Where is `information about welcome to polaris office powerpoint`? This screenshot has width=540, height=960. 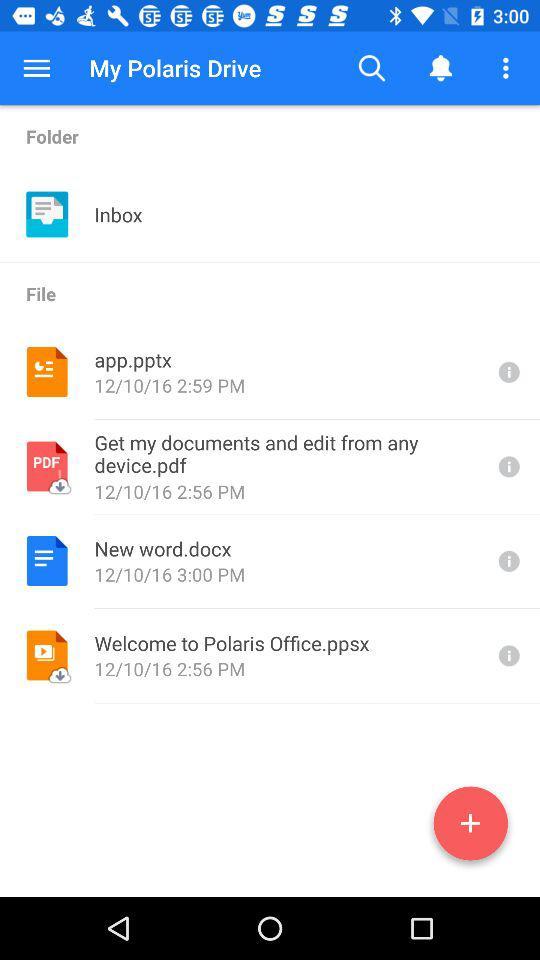
information about welcome to polaris office powerpoint is located at coordinates (507, 654).